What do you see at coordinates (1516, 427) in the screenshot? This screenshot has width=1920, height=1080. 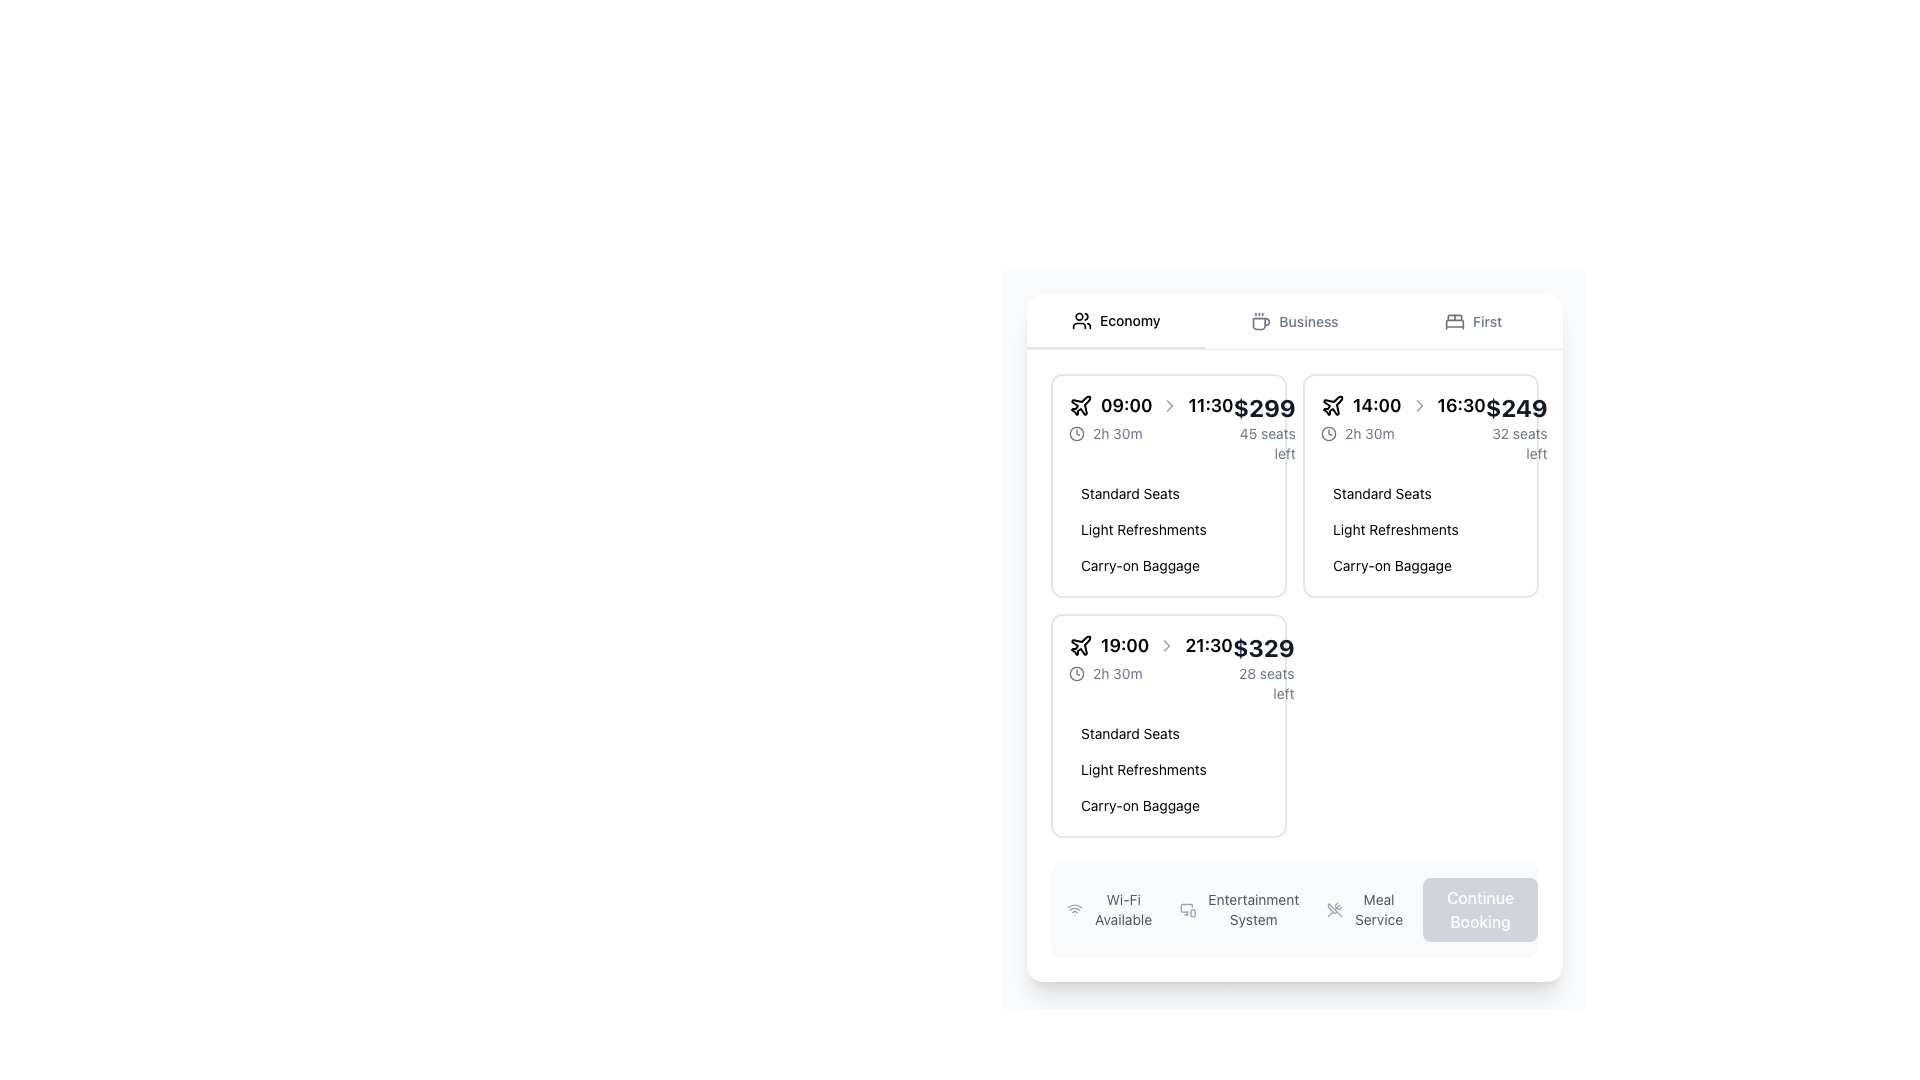 I see `information displayed in the text display component showing the price '$249' and the description '32 seats left', located in the bottom-right section of the flight selection card` at bounding box center [1516, 427].